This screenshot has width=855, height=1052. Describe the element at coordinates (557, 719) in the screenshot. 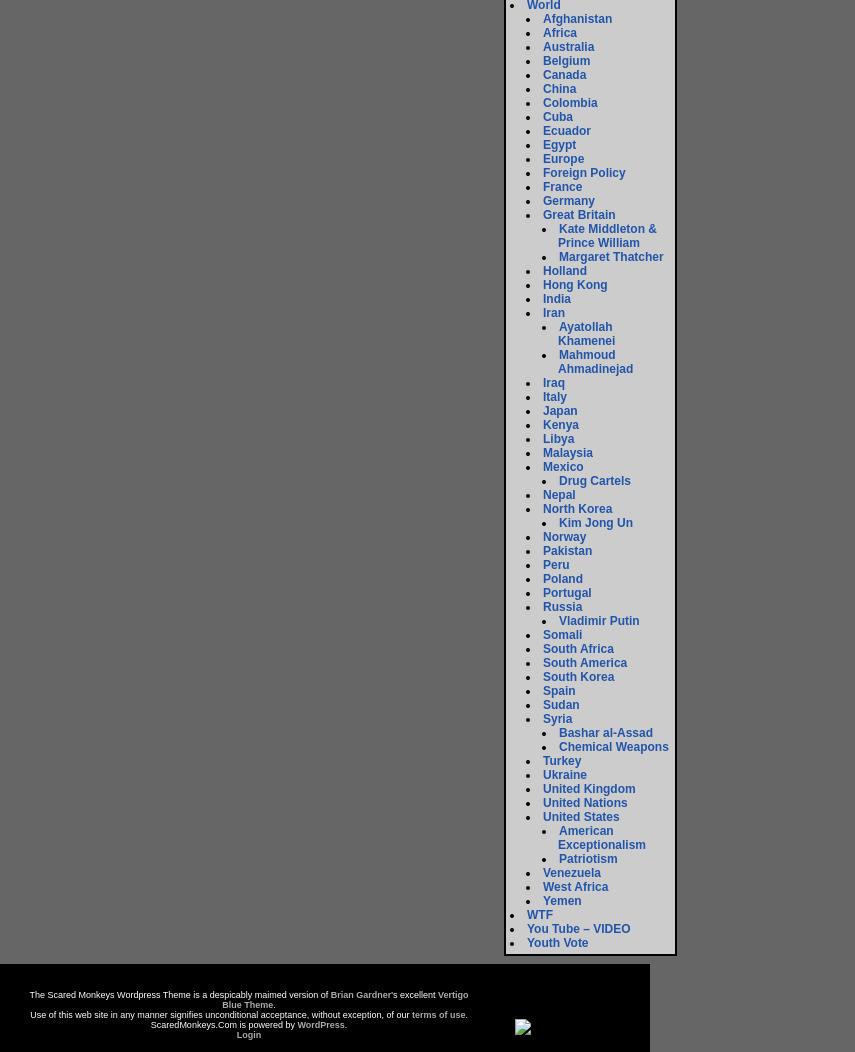

I see `'Syria'` at that location.